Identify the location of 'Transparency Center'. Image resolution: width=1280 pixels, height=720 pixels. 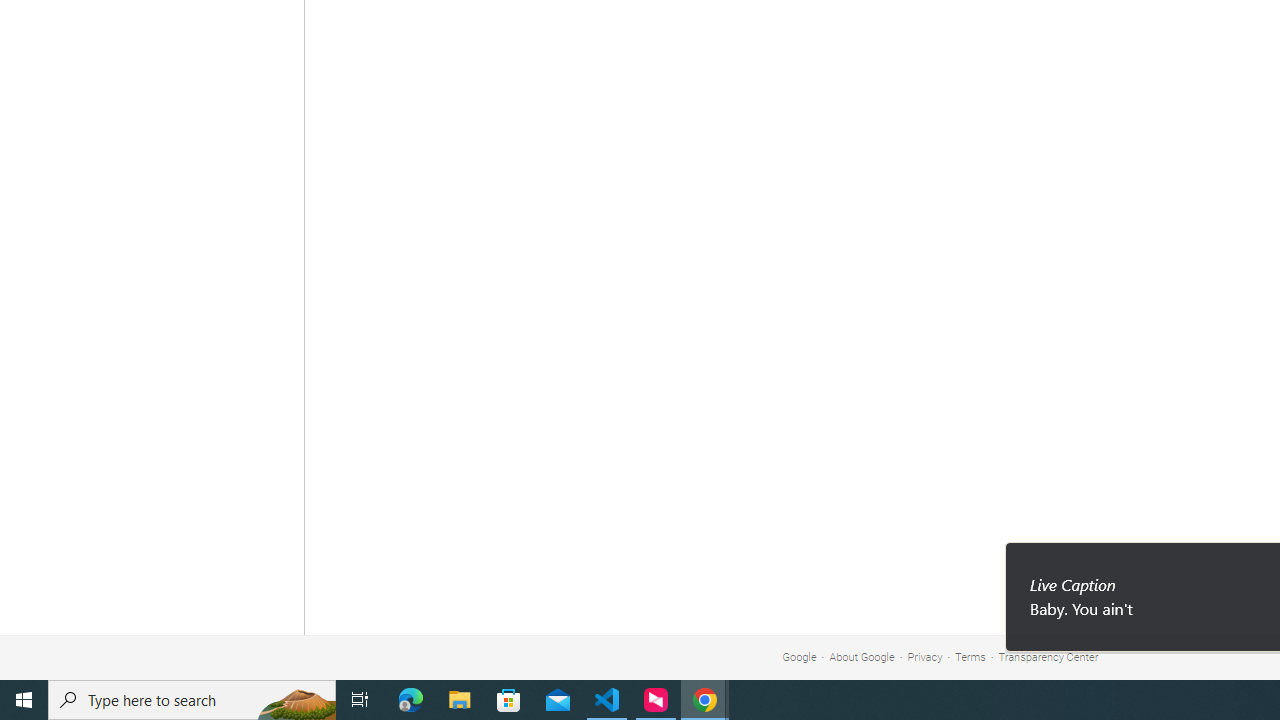
(1047, 657).